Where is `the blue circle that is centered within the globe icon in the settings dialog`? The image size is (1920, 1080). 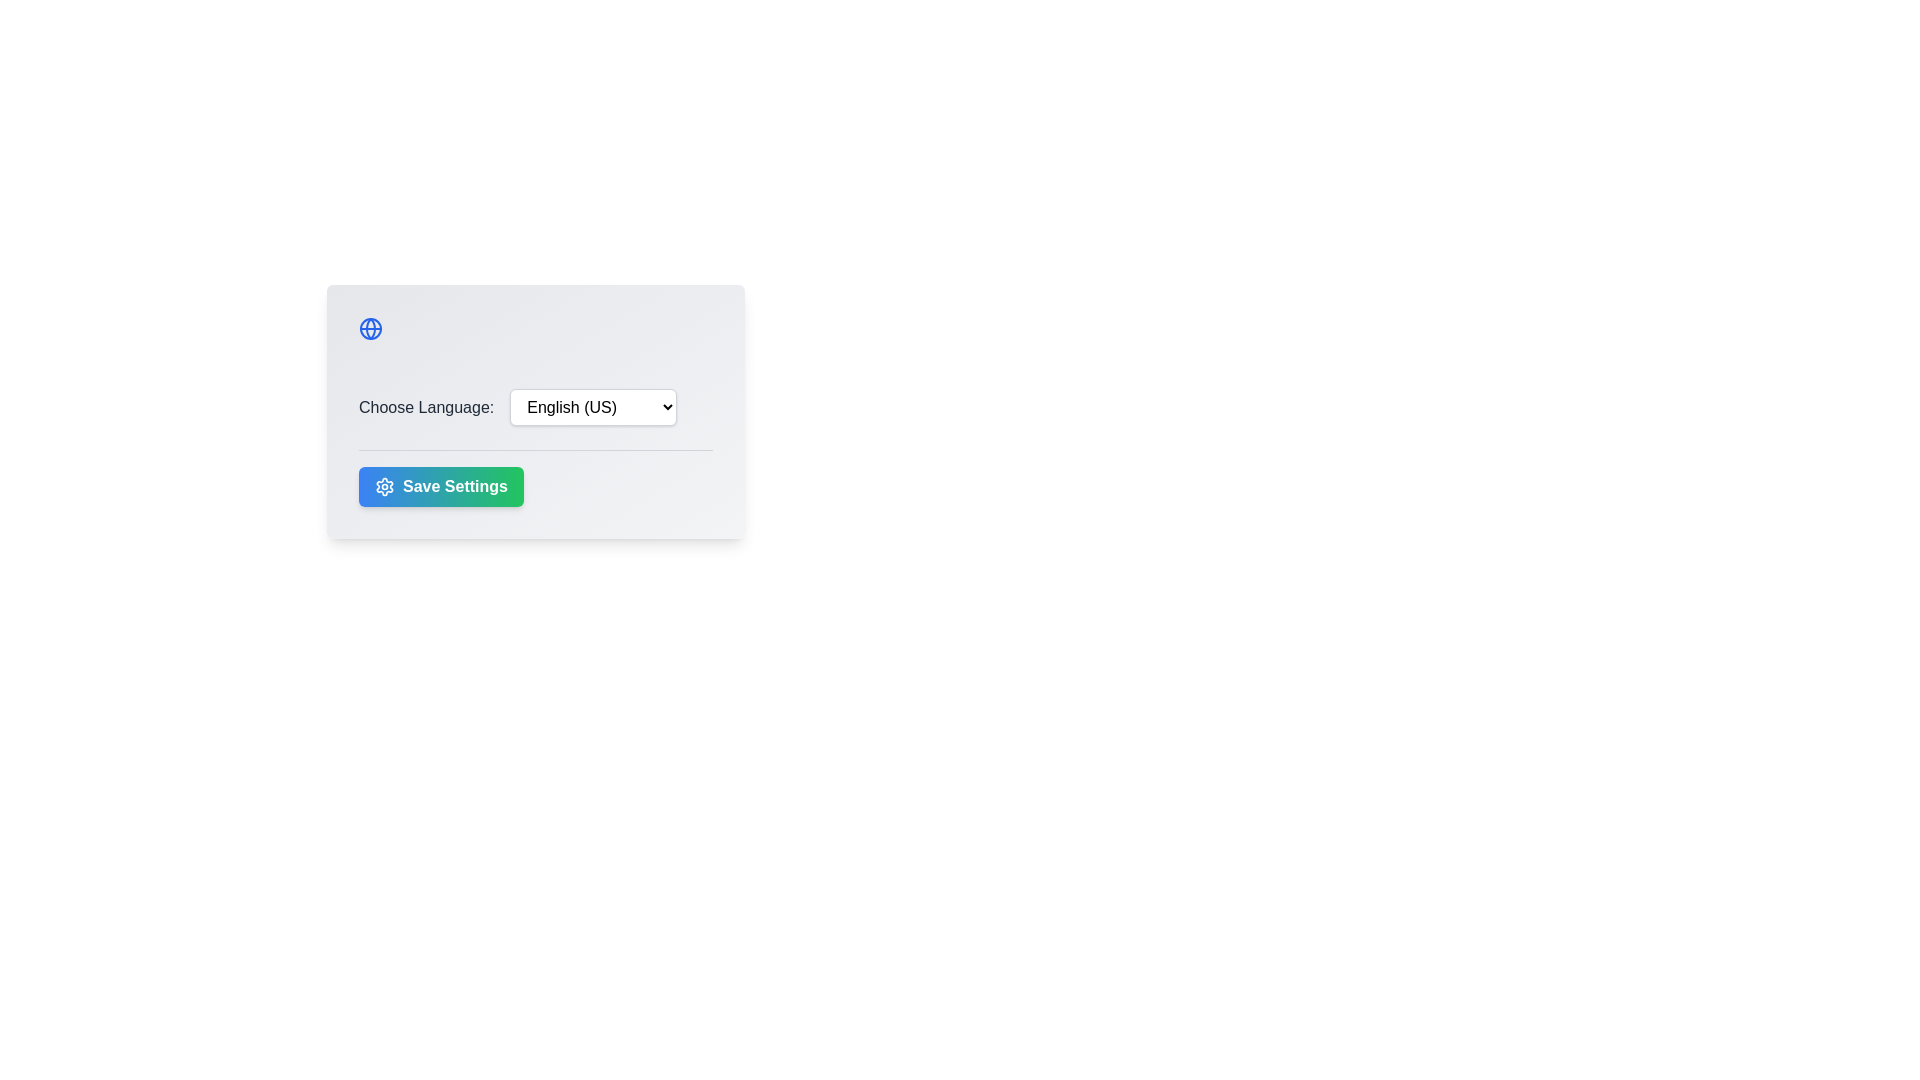 the blue circle that is centered within the globe icon in the settings dialog is located at coordinates (370, 327).